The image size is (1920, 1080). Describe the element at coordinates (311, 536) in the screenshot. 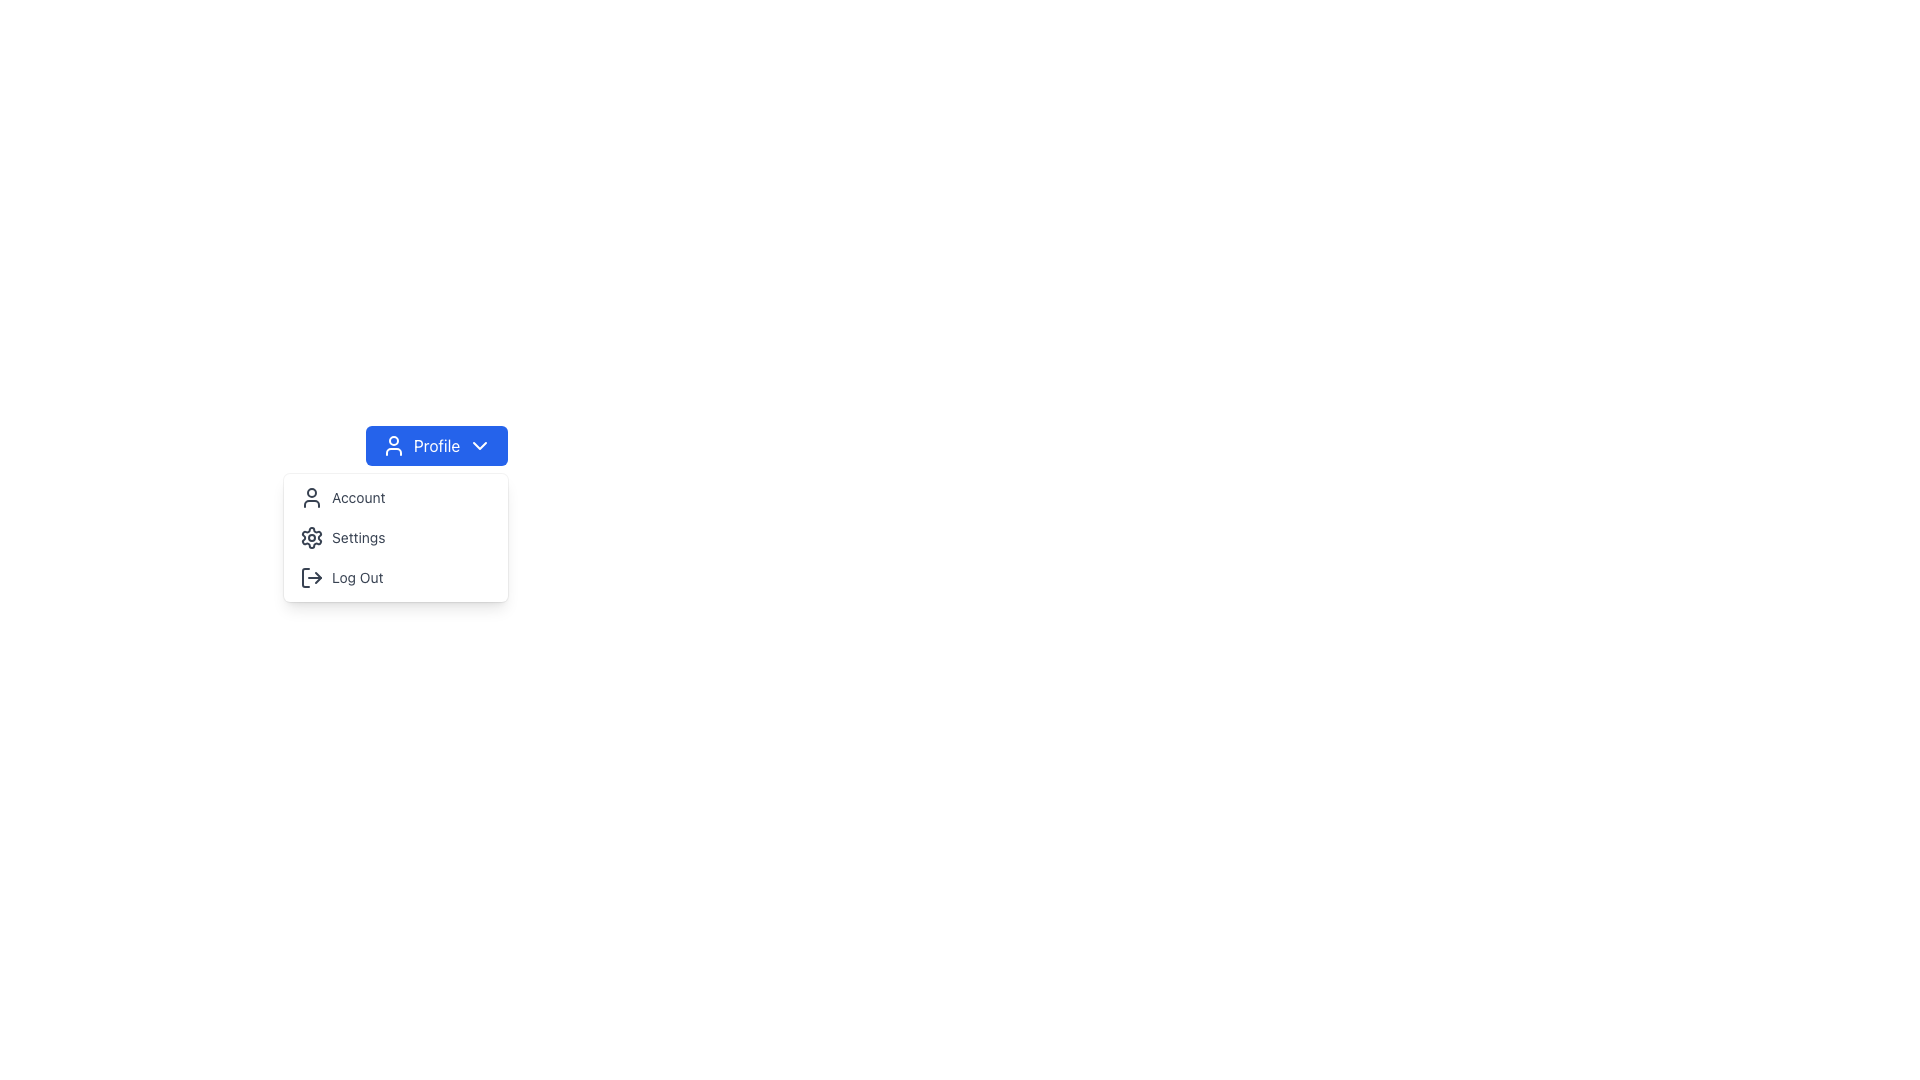

I see `the gear-shaped icon, which is the second item in the dropdown menu's icon list` at that location.